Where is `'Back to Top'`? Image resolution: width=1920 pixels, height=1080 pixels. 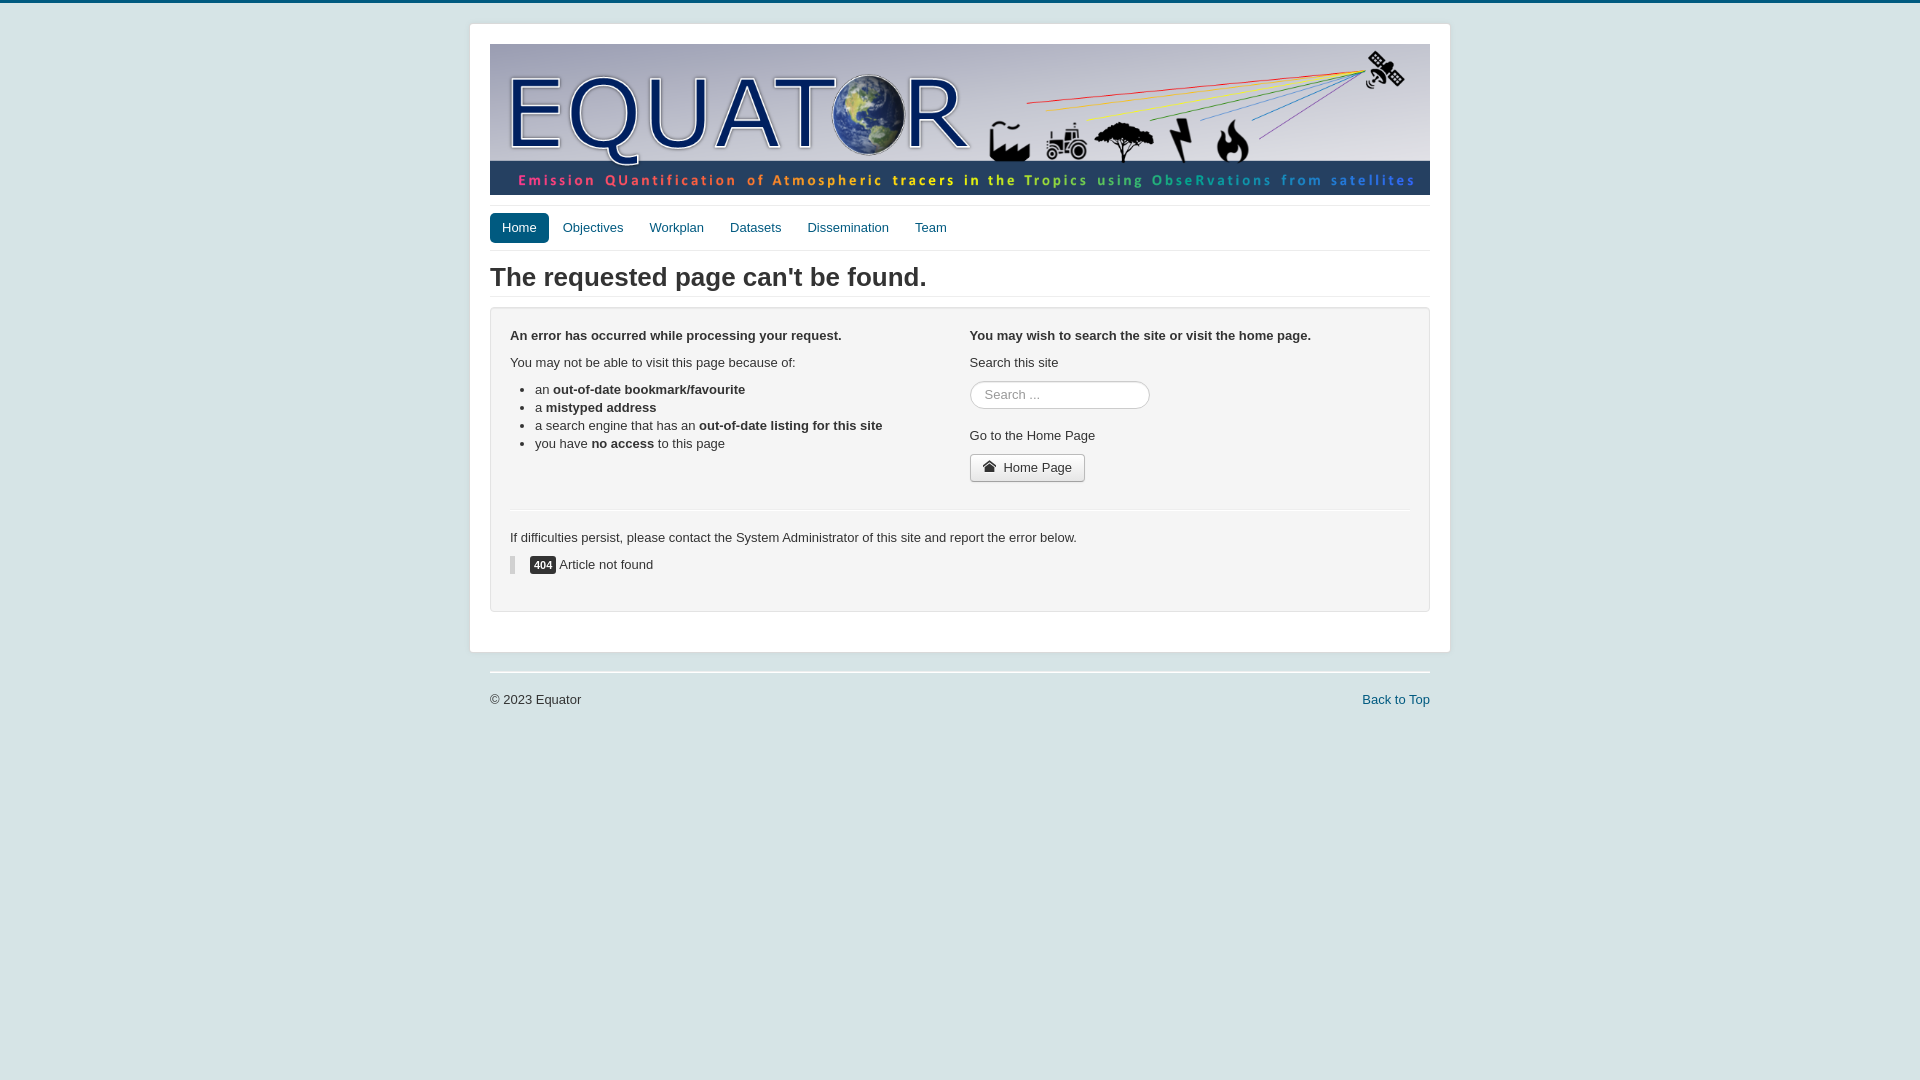
'Back to Top' is located at coordinates (1395, 698).